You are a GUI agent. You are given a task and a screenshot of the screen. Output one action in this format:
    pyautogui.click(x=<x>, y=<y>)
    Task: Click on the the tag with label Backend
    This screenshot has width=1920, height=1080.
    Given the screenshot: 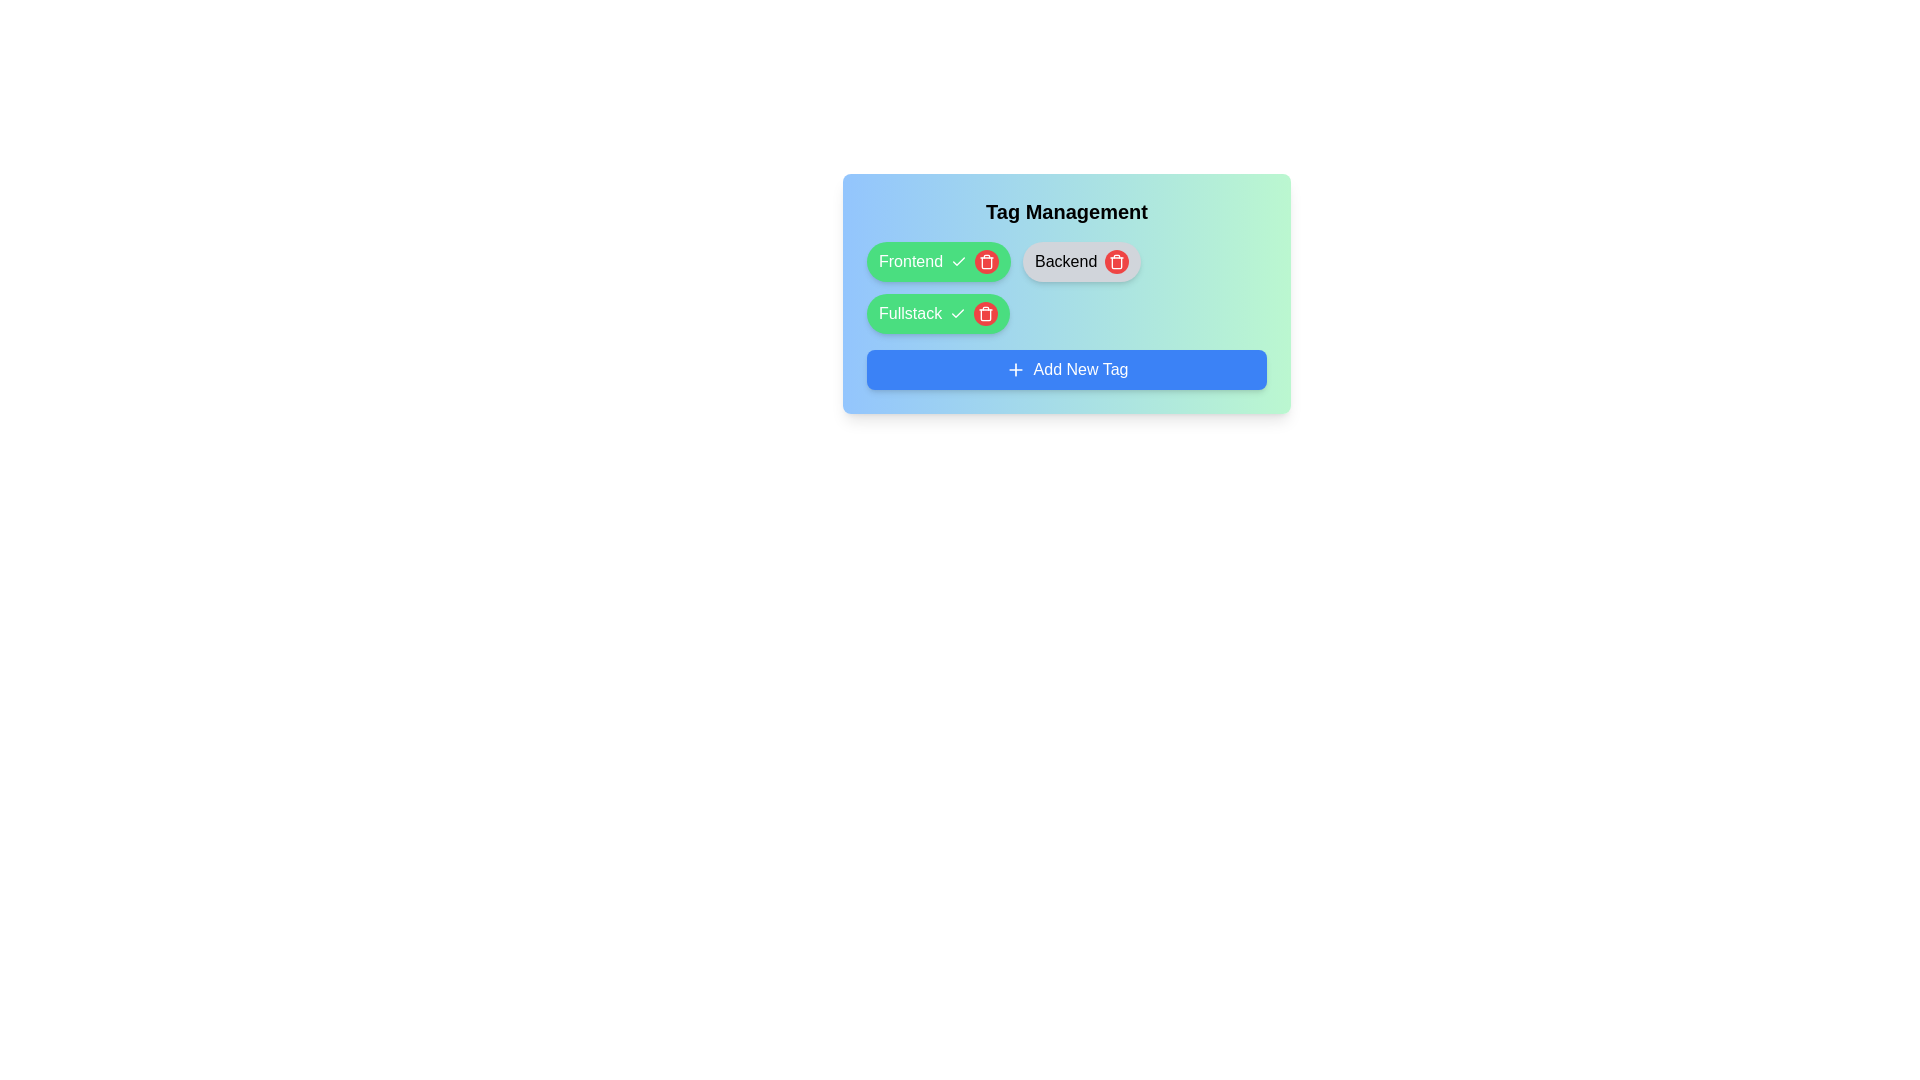 What is the action you would take?
    pyautogui.click(x=1116, y=261)
    